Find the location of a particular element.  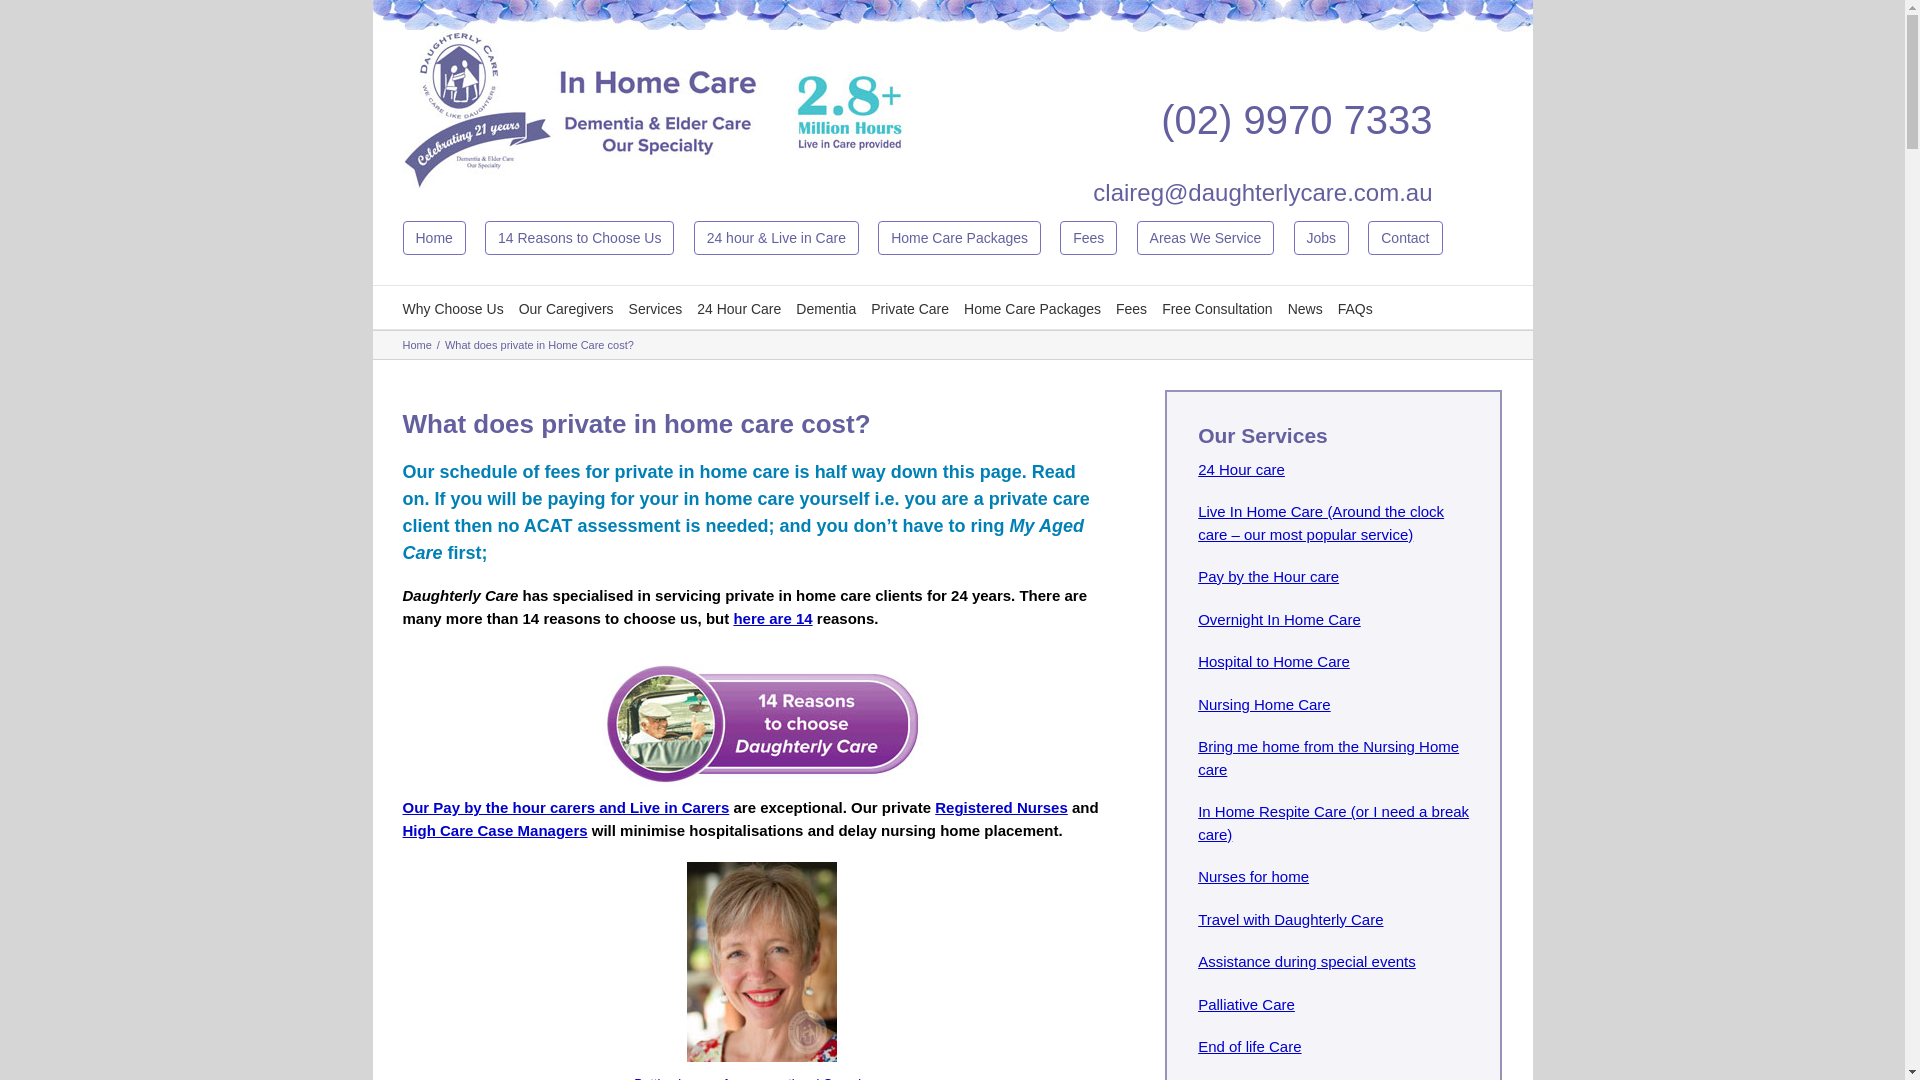

'In Home Respite Care (or I need a break care)' is located at coordinates (1198, 822).